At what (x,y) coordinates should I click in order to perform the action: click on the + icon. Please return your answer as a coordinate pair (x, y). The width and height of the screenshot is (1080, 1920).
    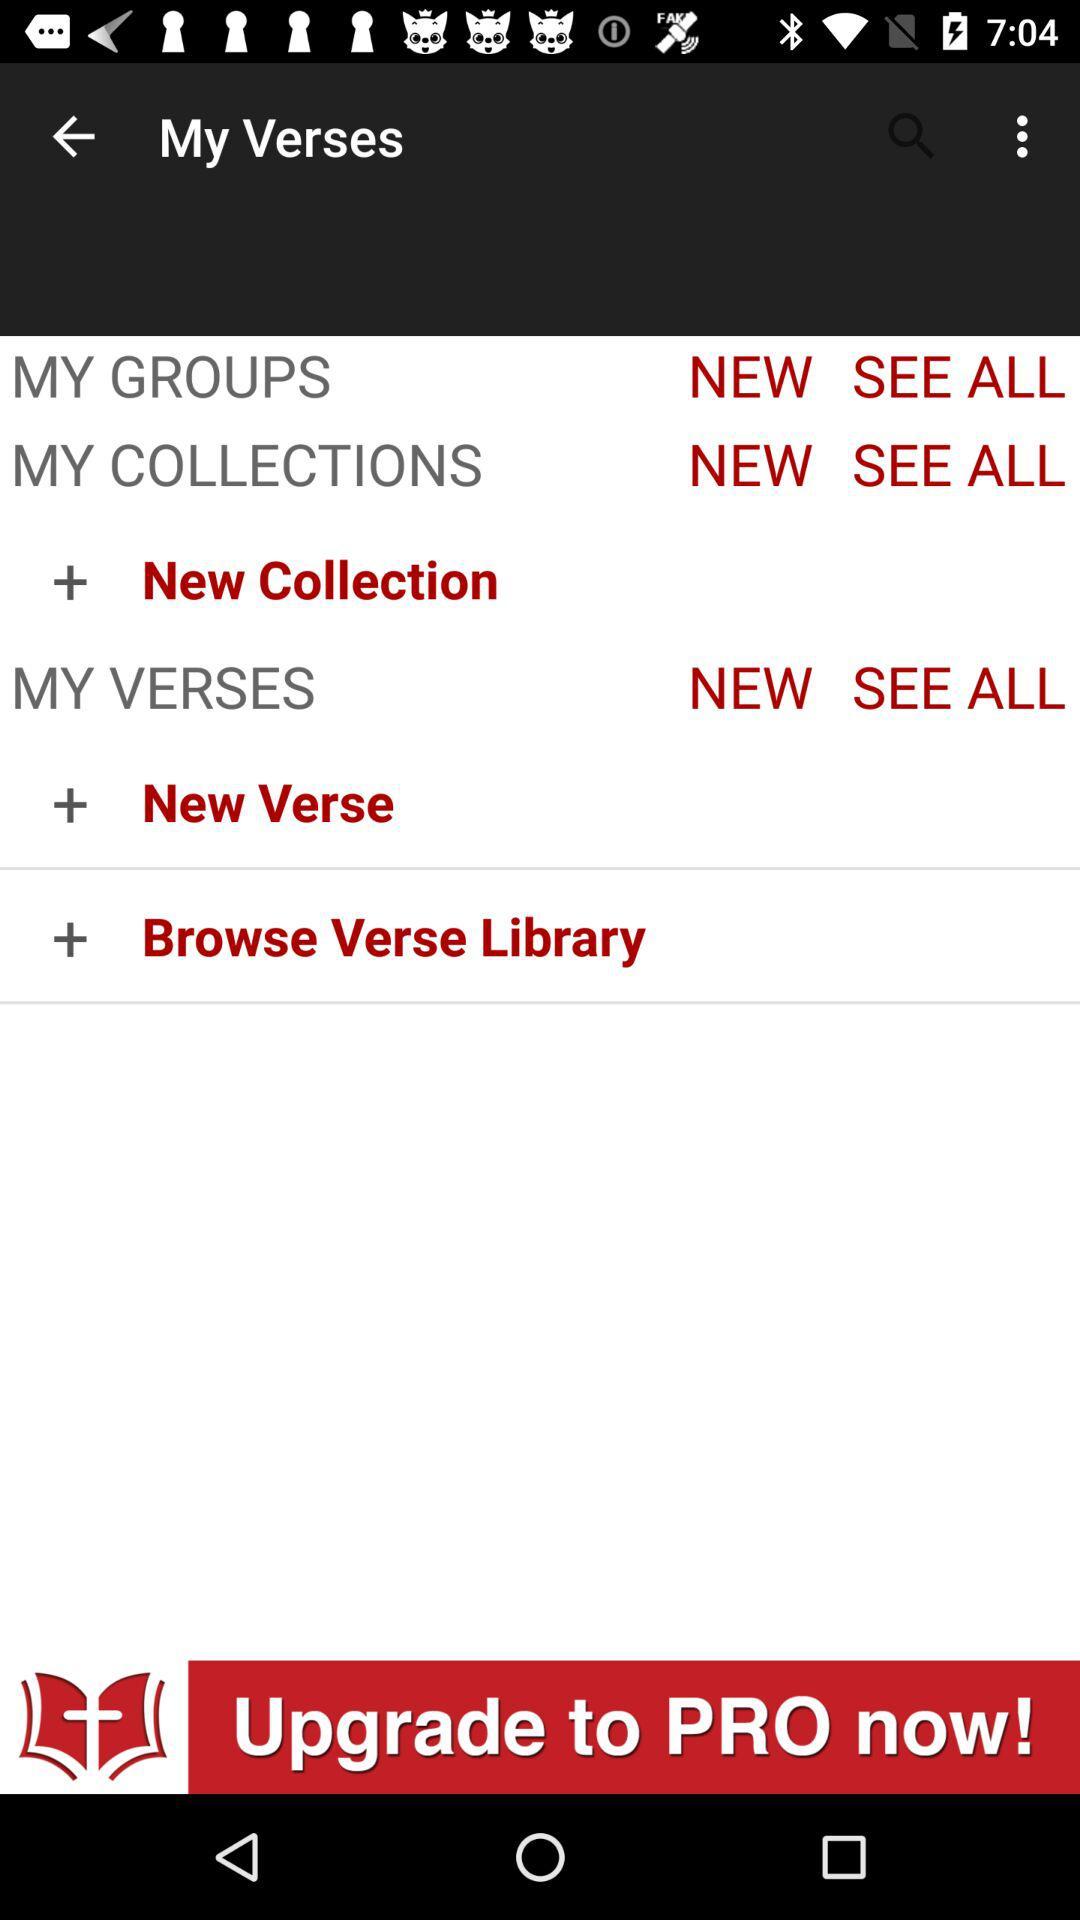
    Looking at the image, I should click on (69, 934).